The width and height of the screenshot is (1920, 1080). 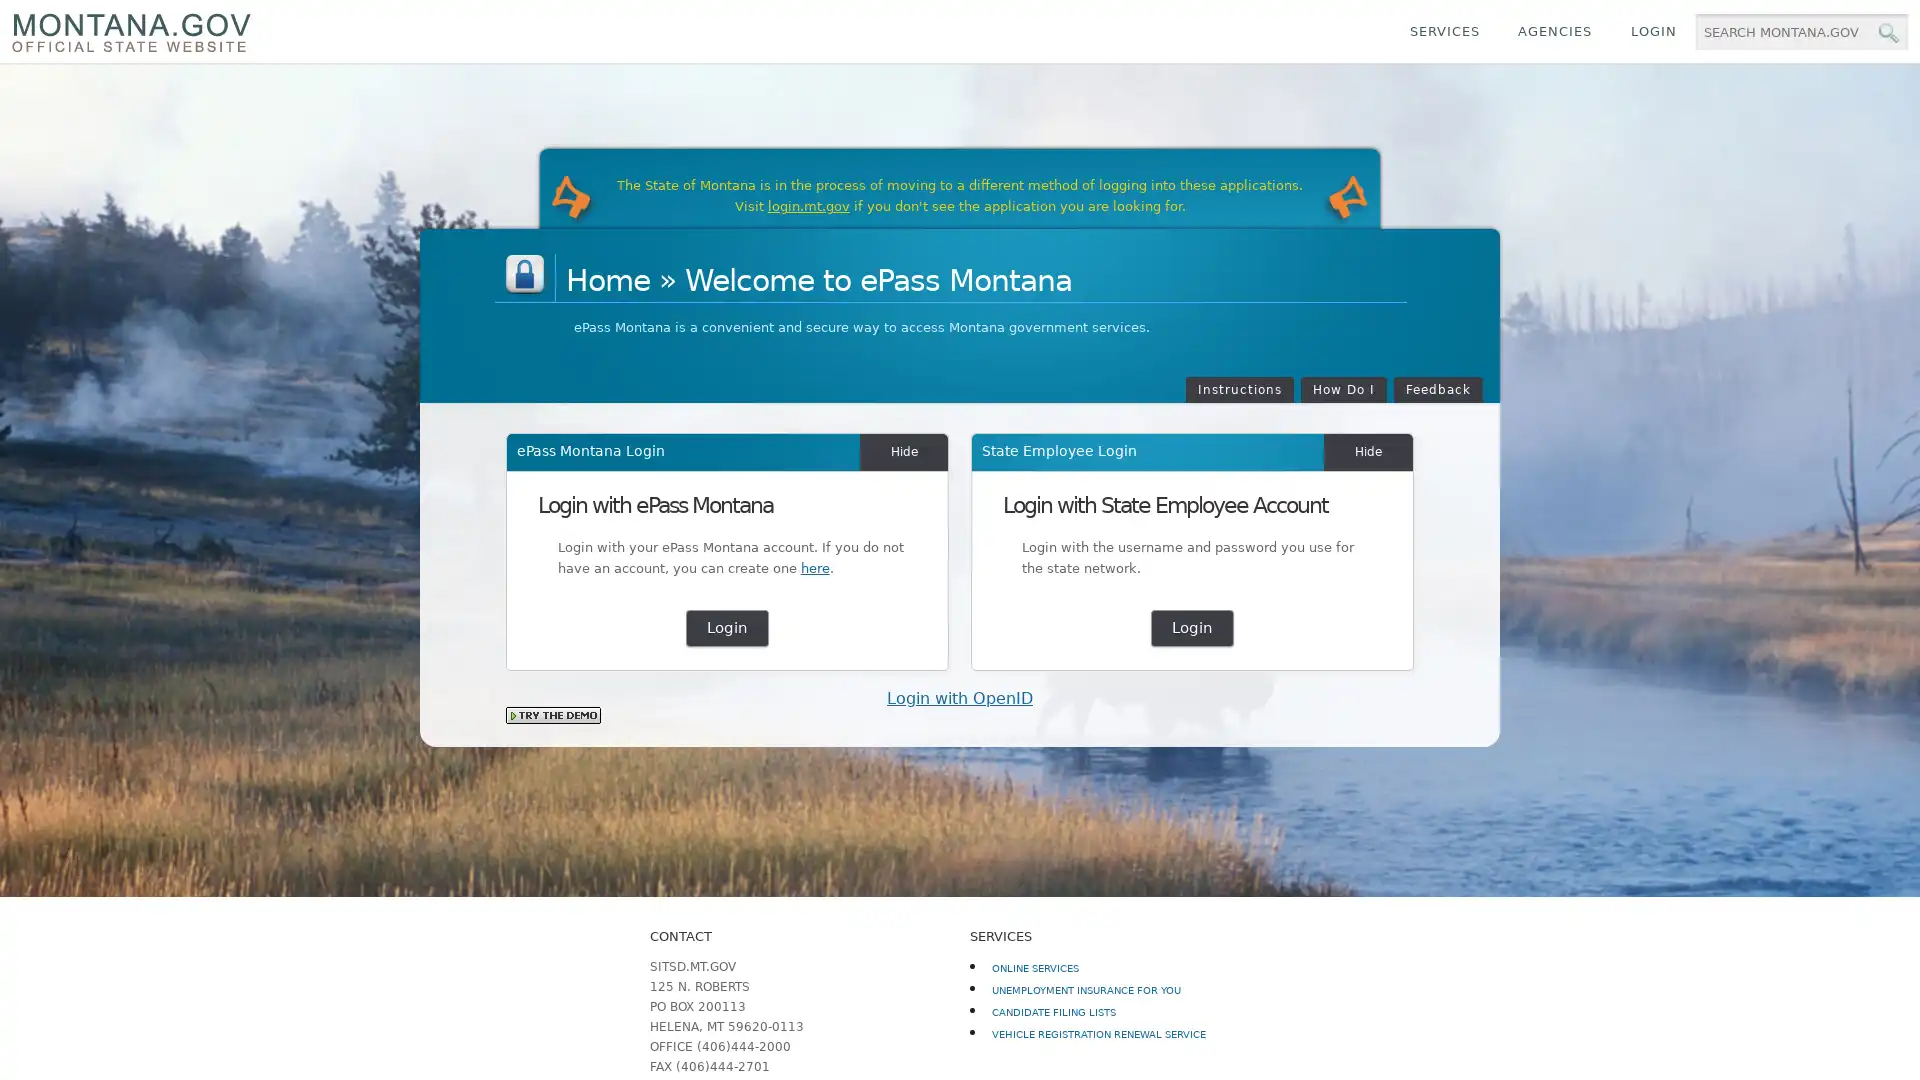 I want to click on MT.gov Search Button, so click(x=1886, y=33).